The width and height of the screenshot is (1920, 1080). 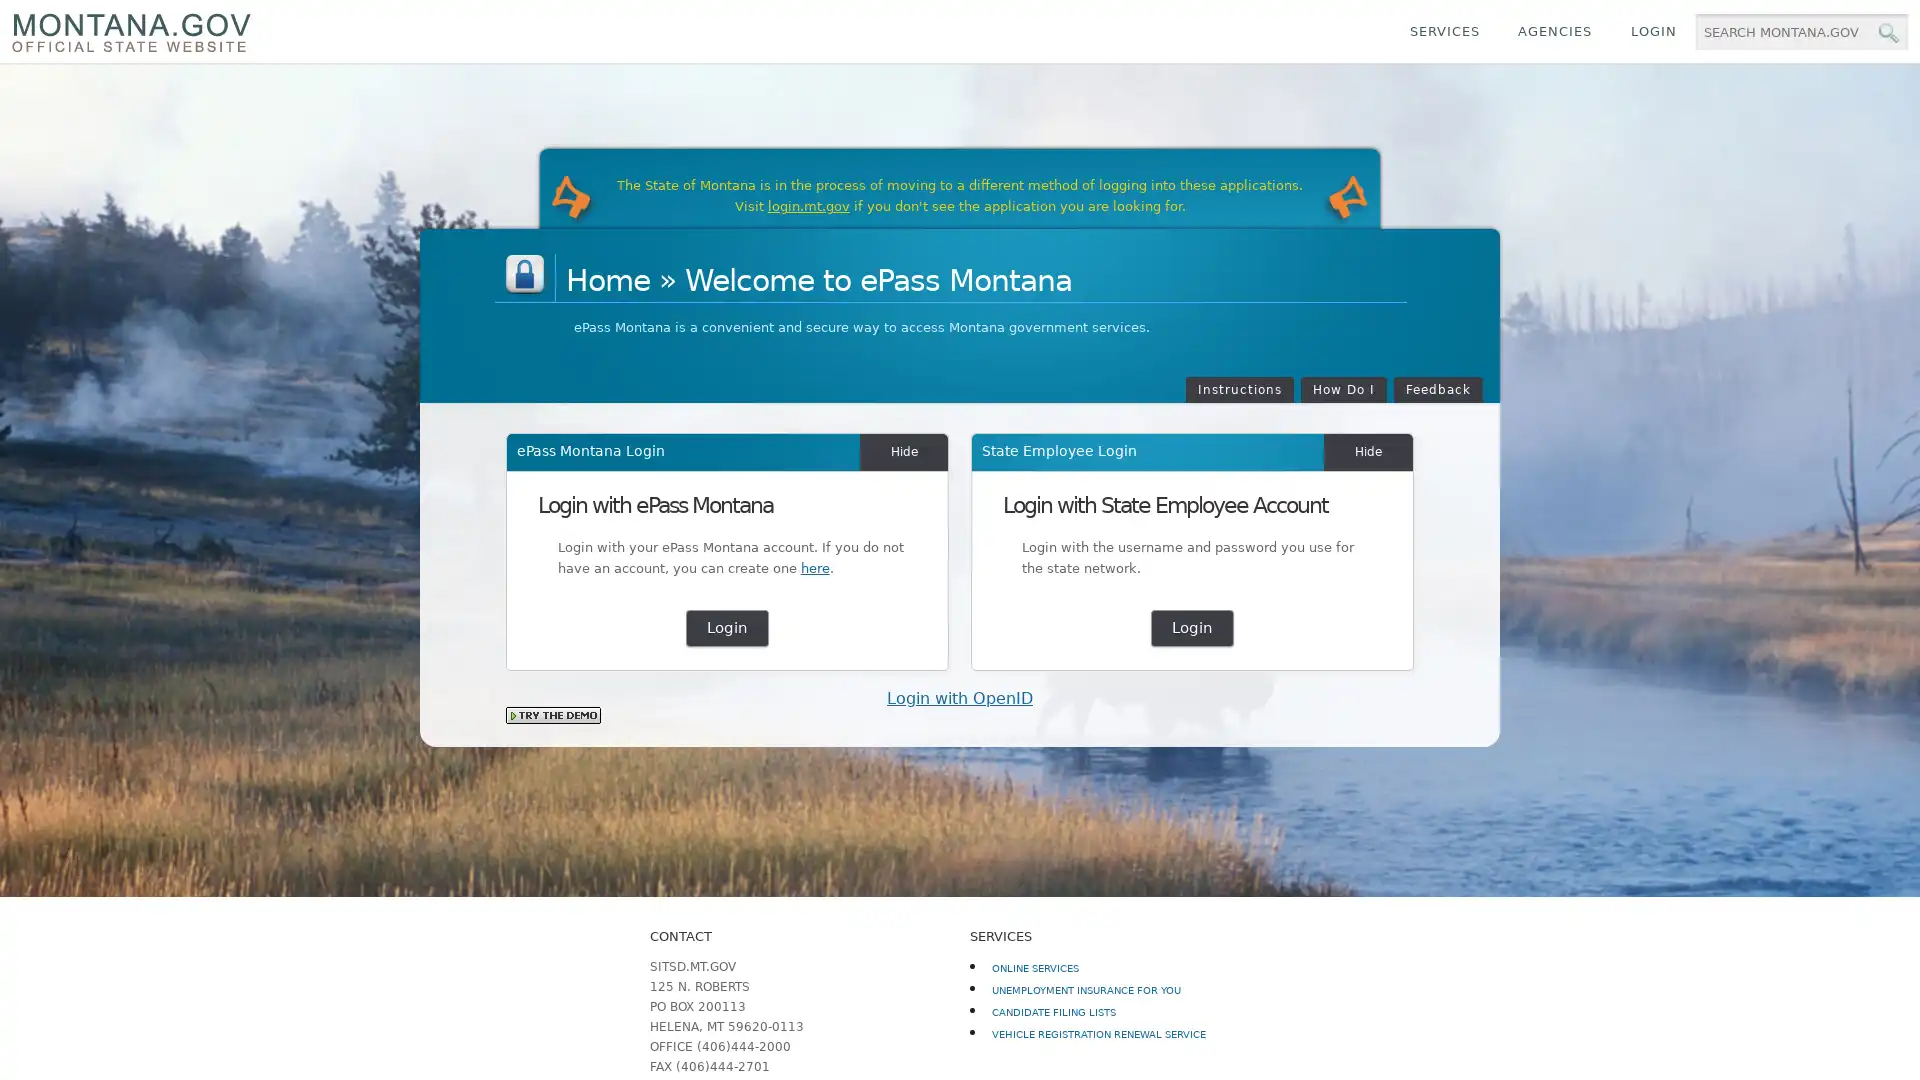 I want to click on MT.gov Search Button, so click(x=1886, y=33).